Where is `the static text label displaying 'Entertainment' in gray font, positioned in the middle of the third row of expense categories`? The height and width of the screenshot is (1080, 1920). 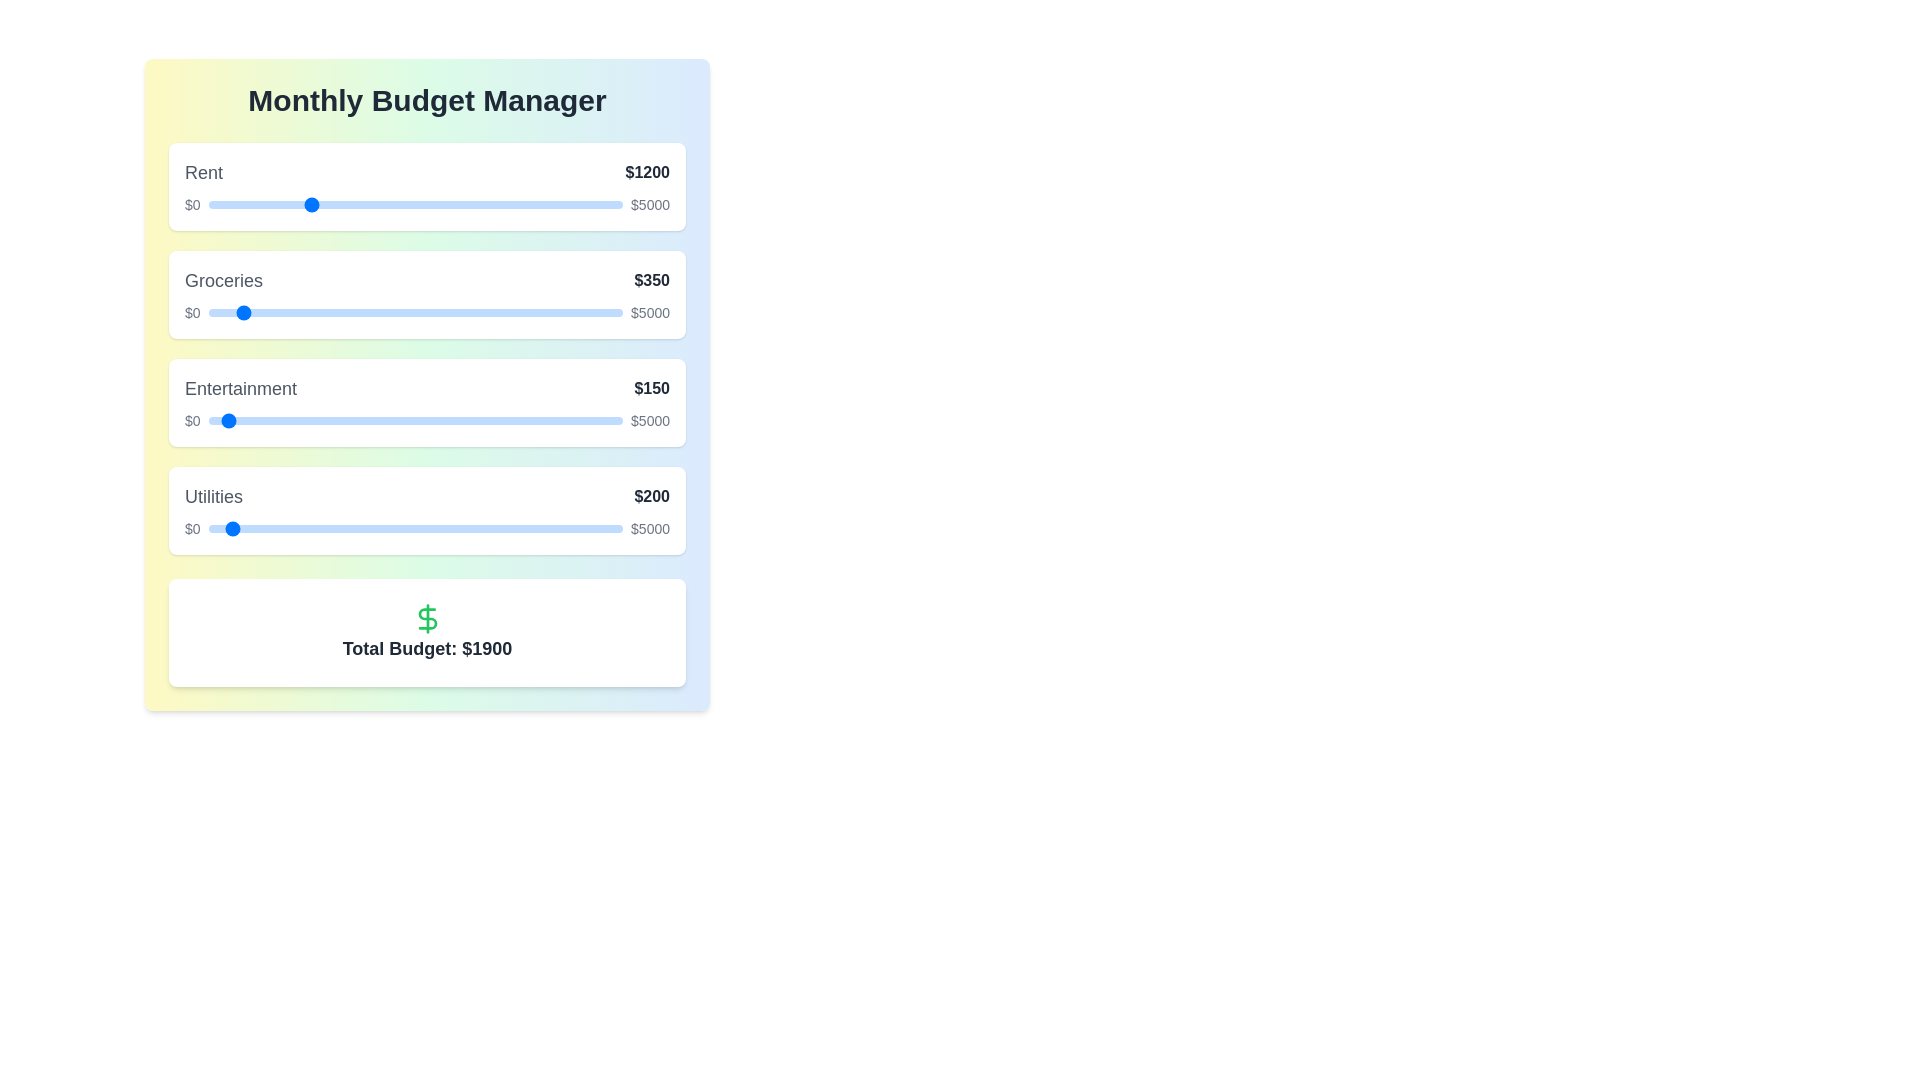
the static text label displaying 'Entertainment' in gray font, positioned in the middle of the third row of expense categories is located at coordinates (240, 389).